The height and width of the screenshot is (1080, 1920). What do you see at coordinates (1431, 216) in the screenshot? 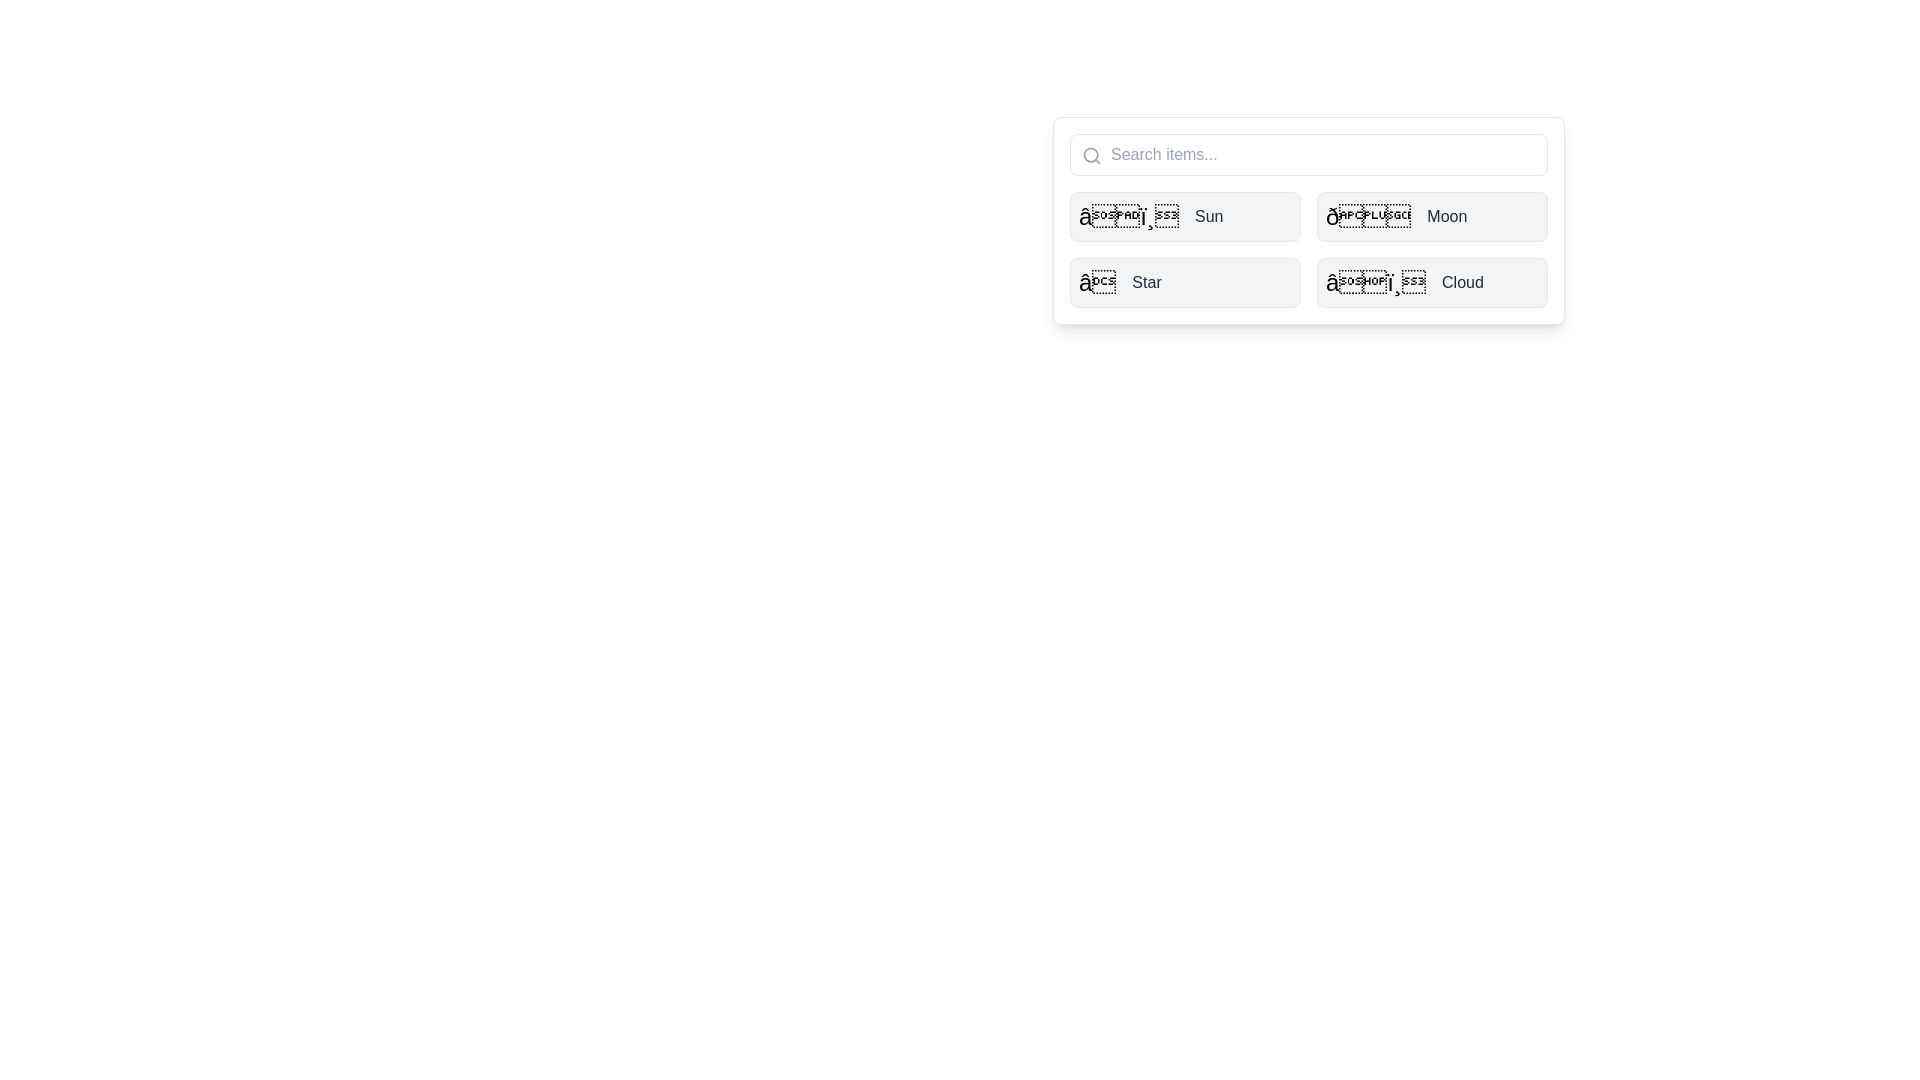
I see `the button-like grid item labeled 'Moon' with a moon emoji` at bounding box center [1431, 216].